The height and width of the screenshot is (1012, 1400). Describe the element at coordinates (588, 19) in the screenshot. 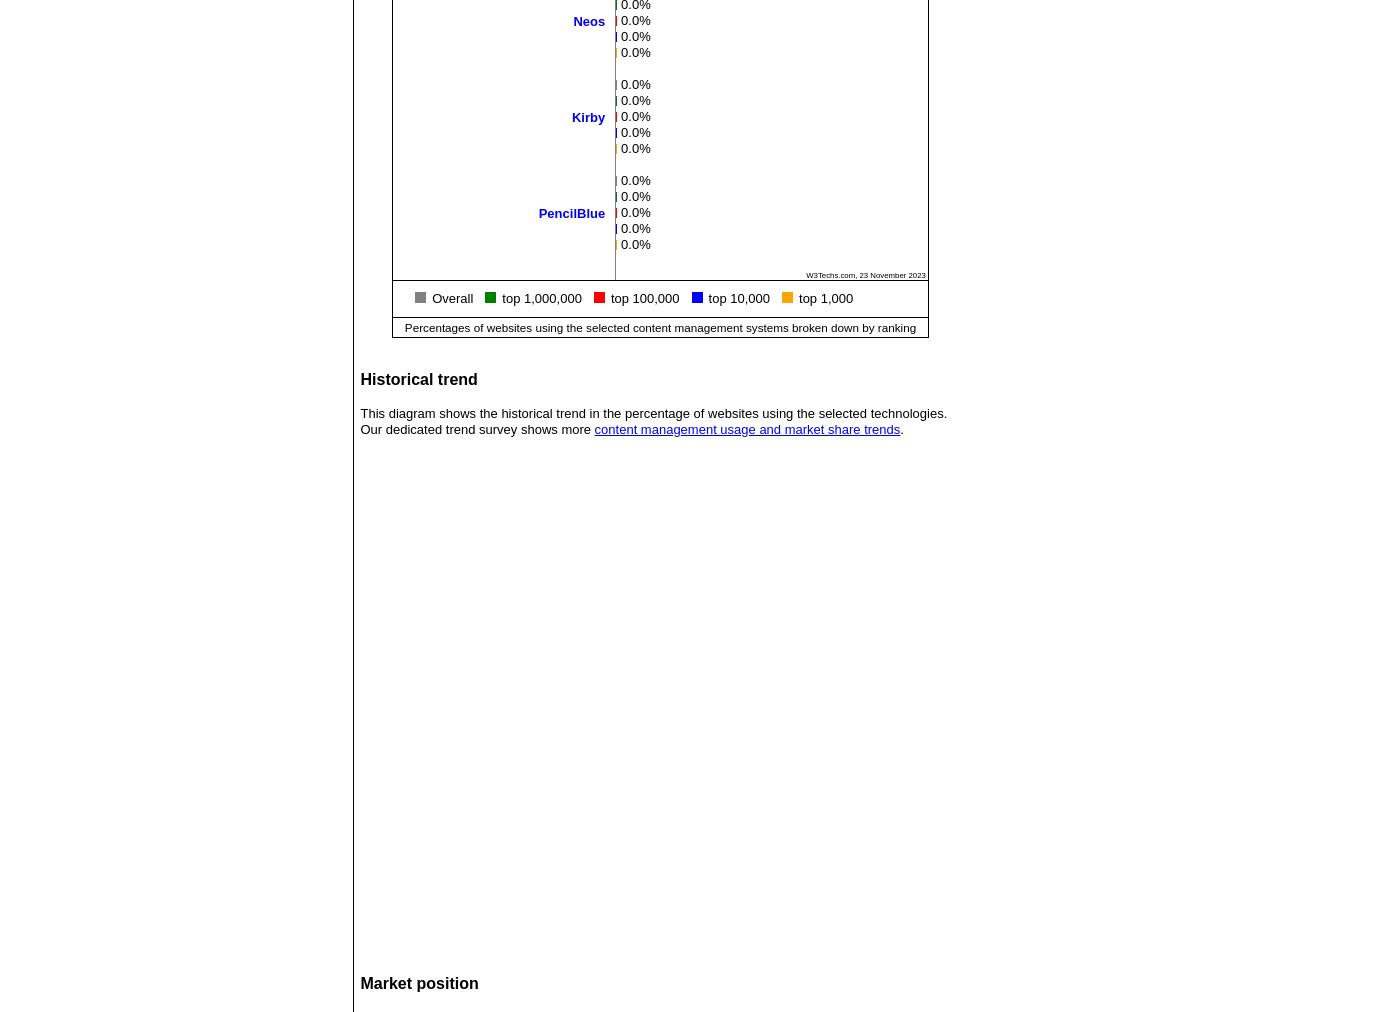

I see `'Neos'` at that location.